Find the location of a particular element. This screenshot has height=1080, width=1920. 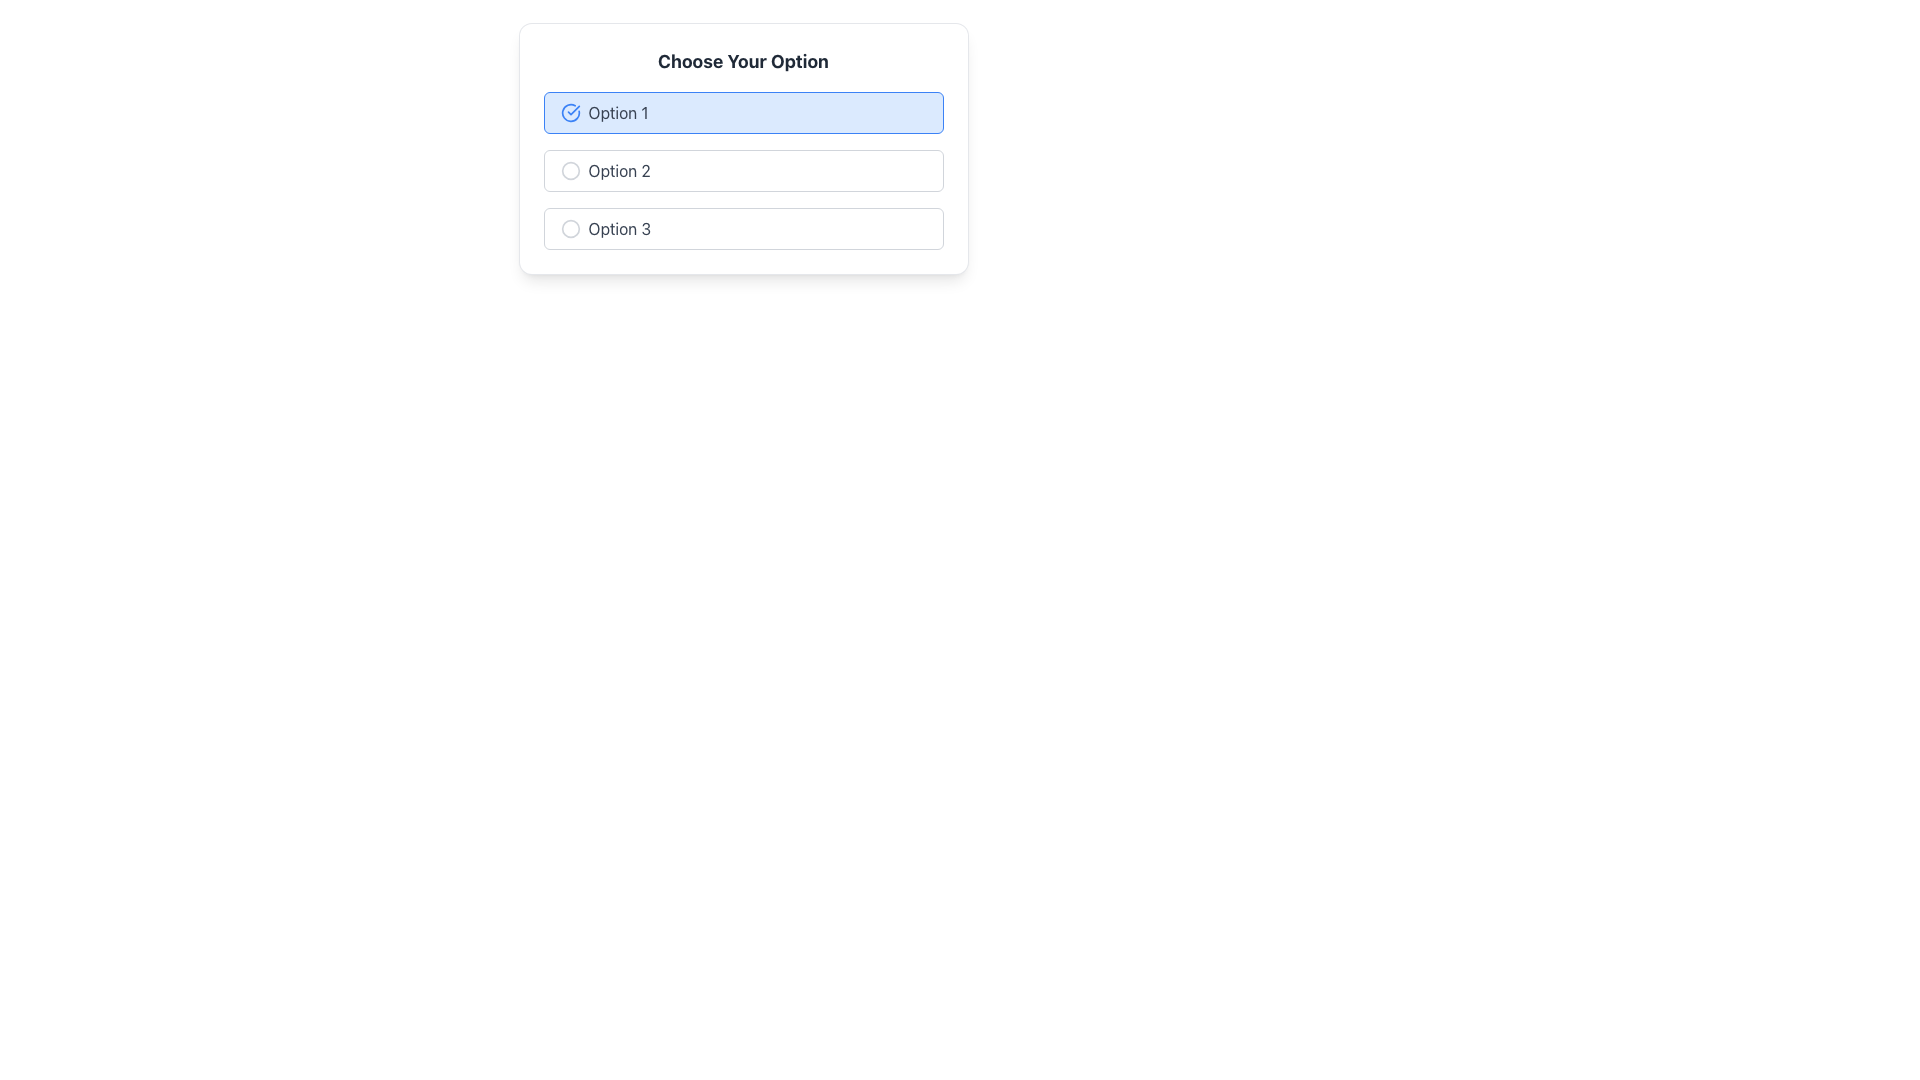

the Circle indicator for the third option in the selection list, located next to the text 'Option 3' is located at coordinates (569, 227).